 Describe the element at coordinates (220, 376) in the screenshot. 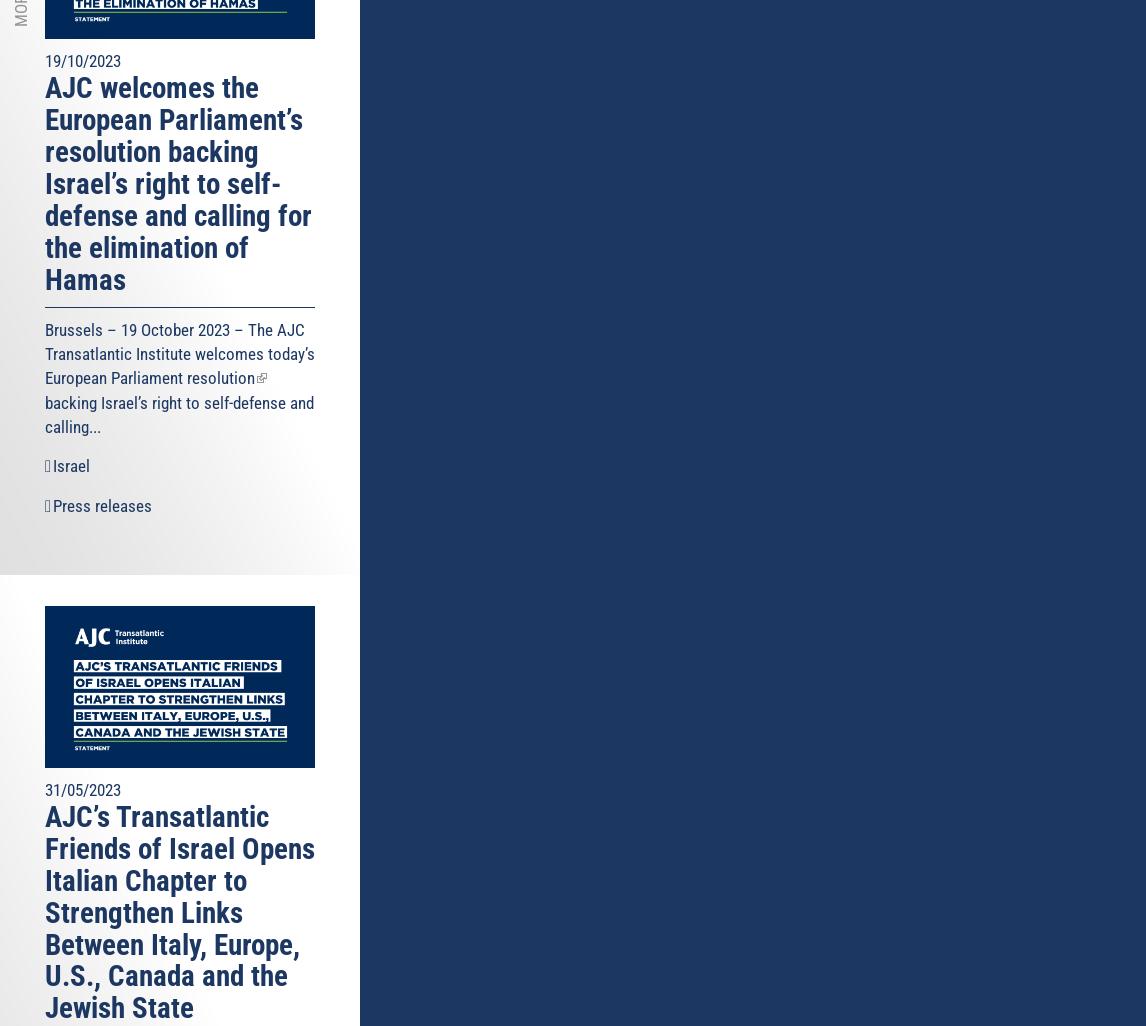

I see `'resolution'` at that location.